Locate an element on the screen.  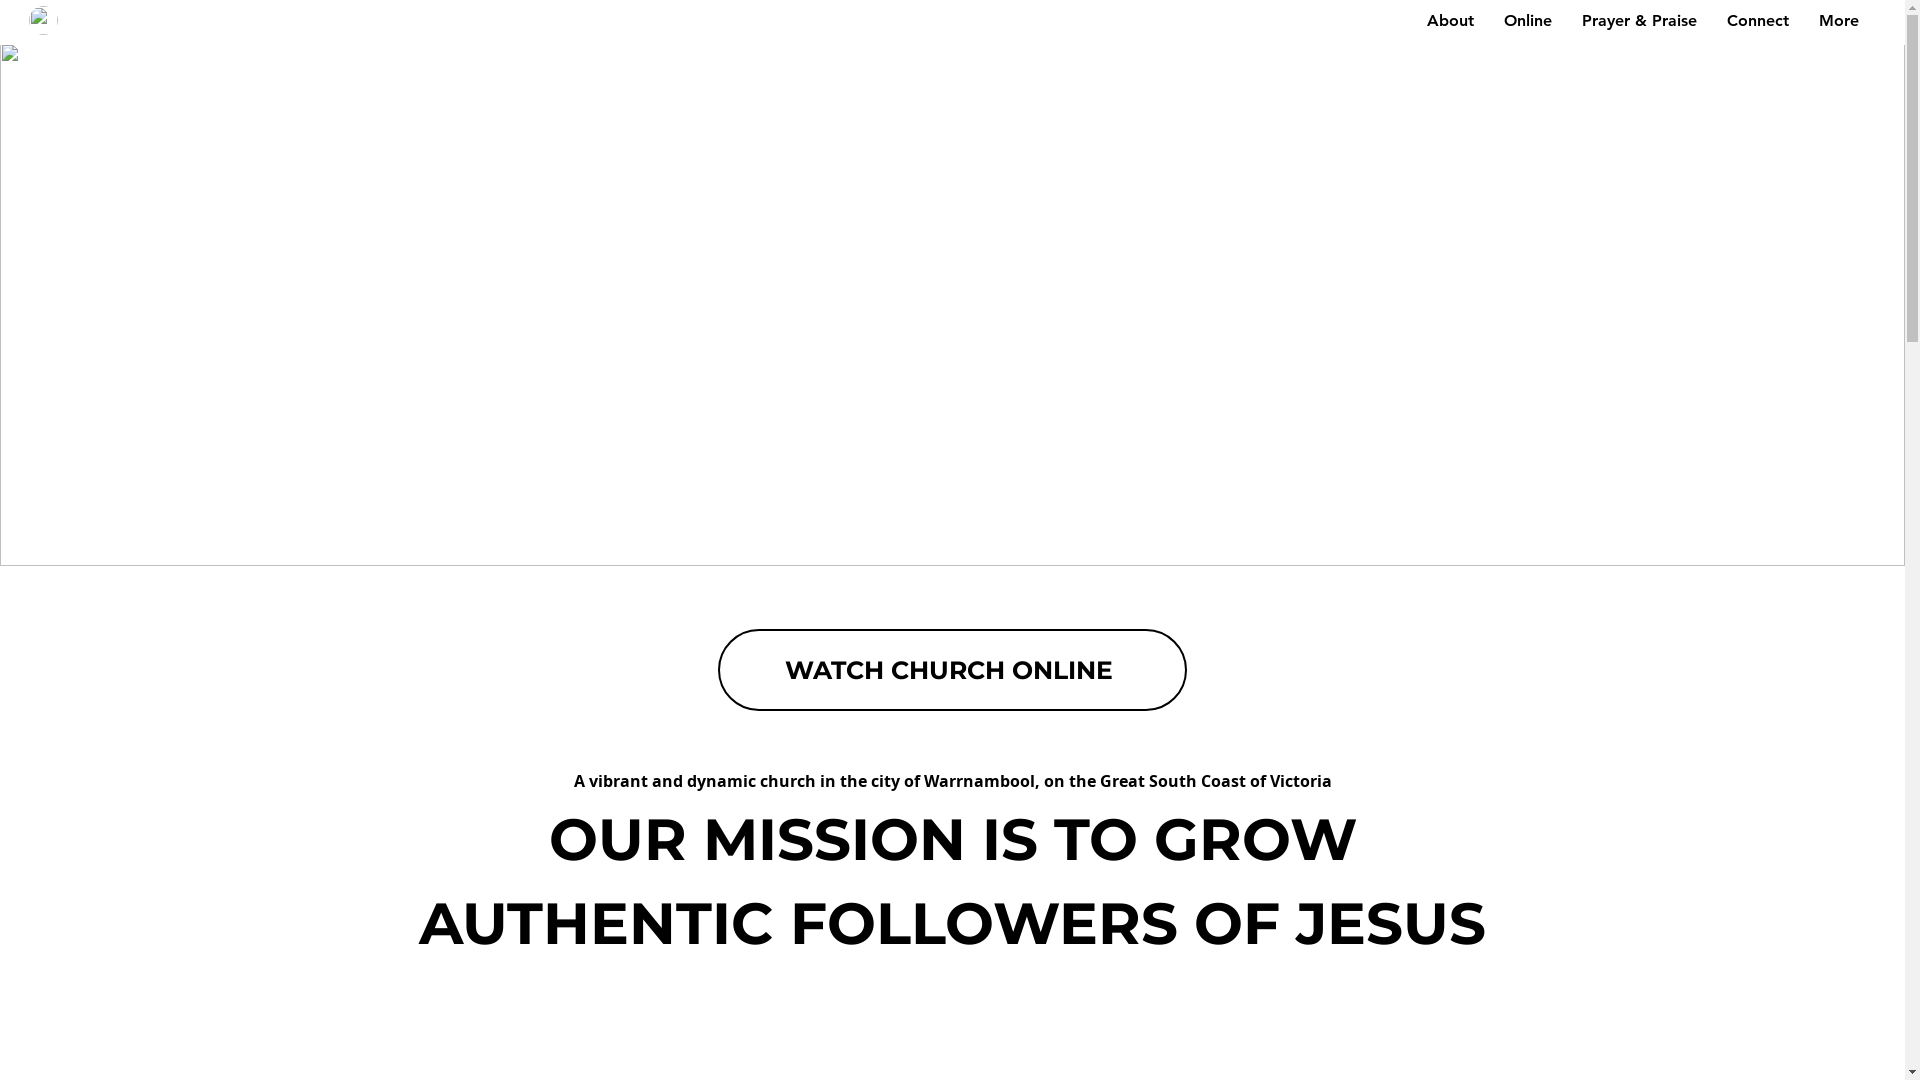
'Online' is located at coordinates (1526, 20).